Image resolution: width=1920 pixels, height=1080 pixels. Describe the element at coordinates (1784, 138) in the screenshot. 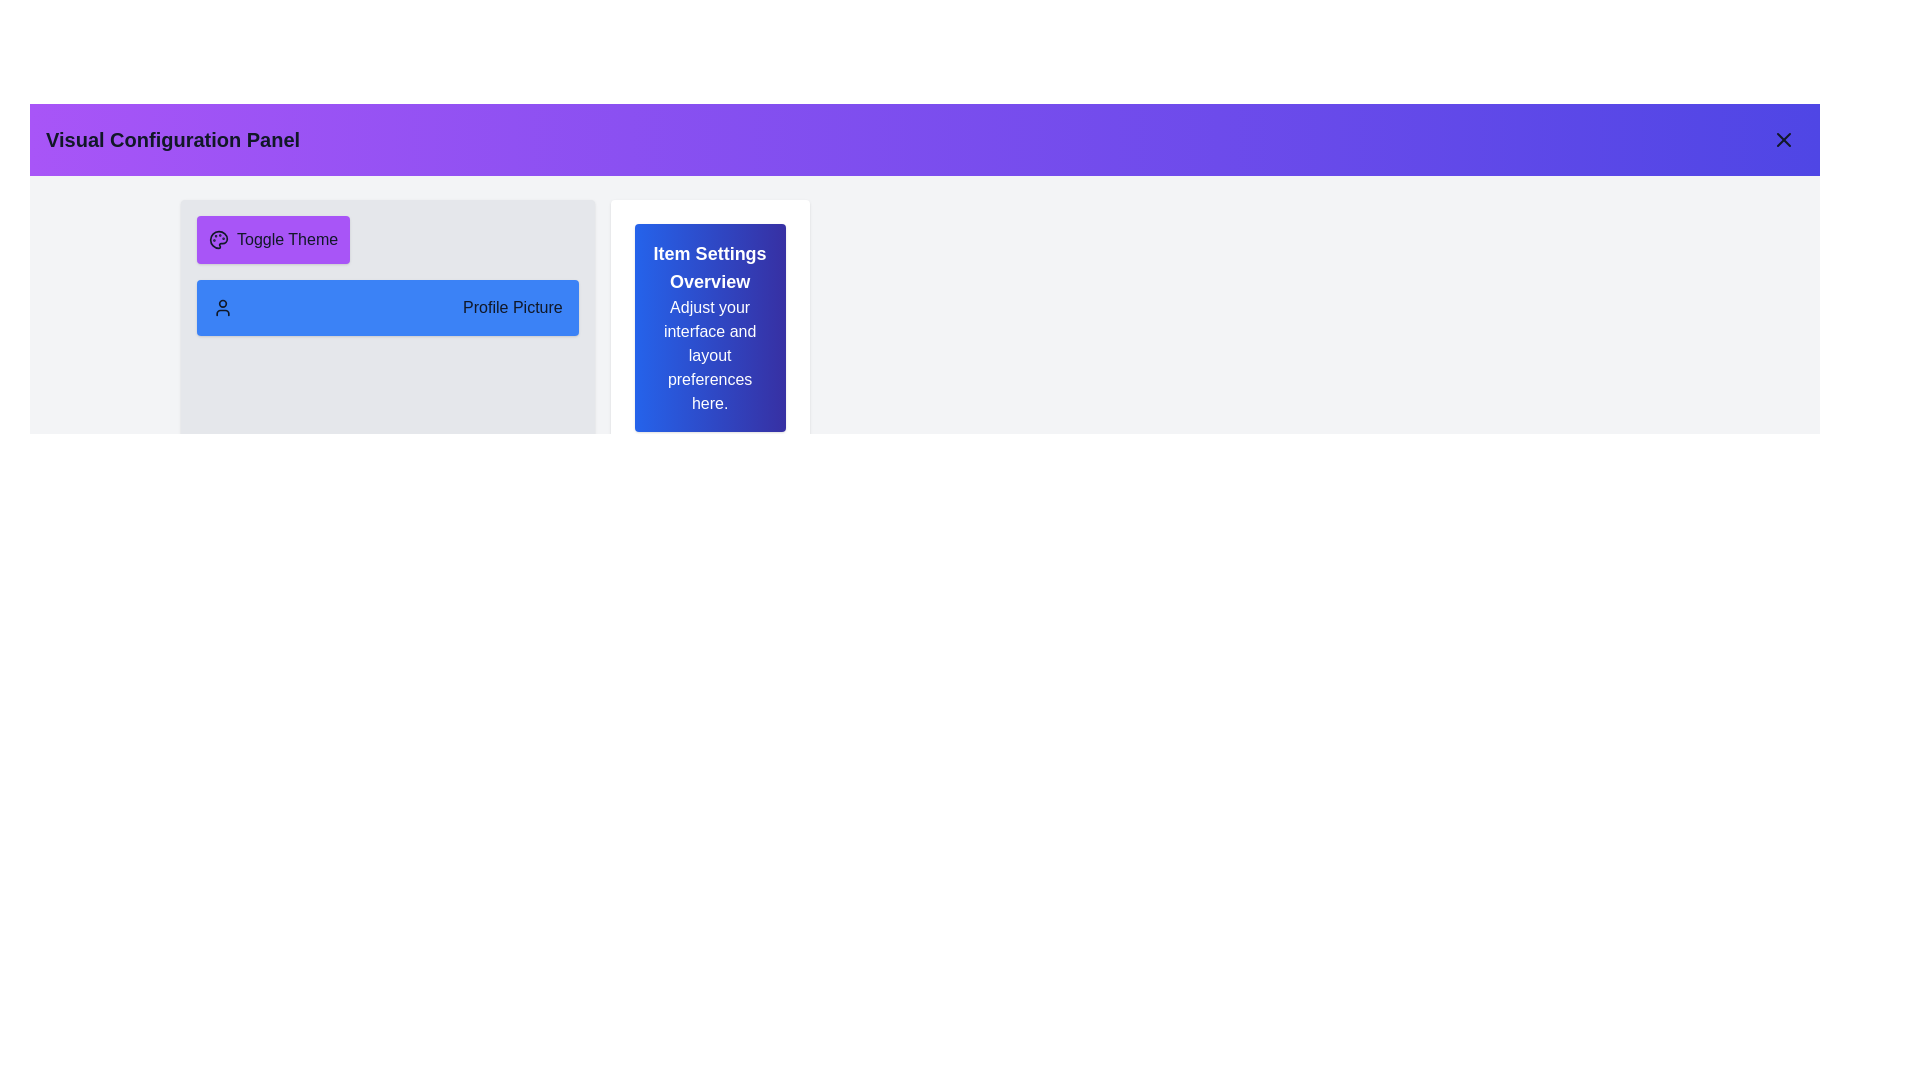

I see `the close button located at the far right of the header bar titled 'Visual Configuration Panel'` at that location.